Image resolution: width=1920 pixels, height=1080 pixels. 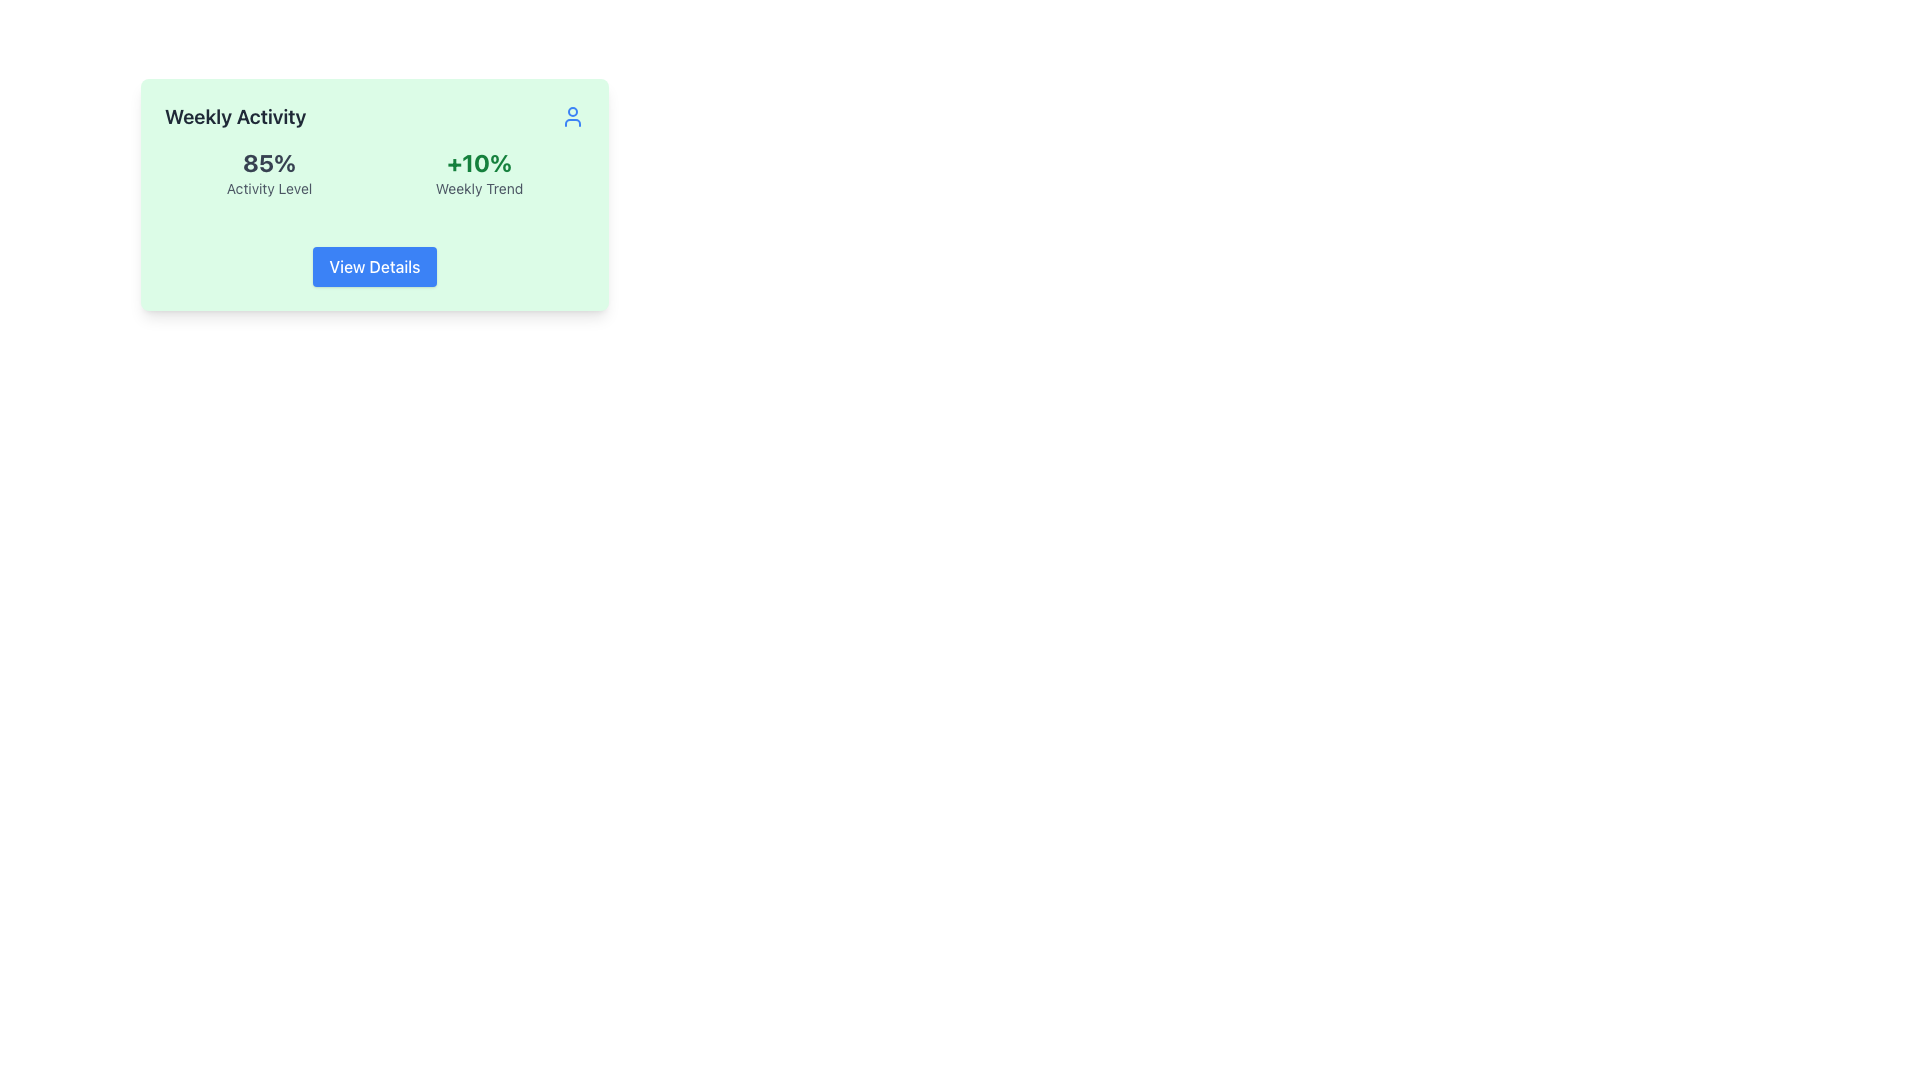 I want to click on the 'Activity Level' label, which is a small-sized gray text located under the bold '85%' in the 'Weekly Activity' card, so click(x=268, y=189).